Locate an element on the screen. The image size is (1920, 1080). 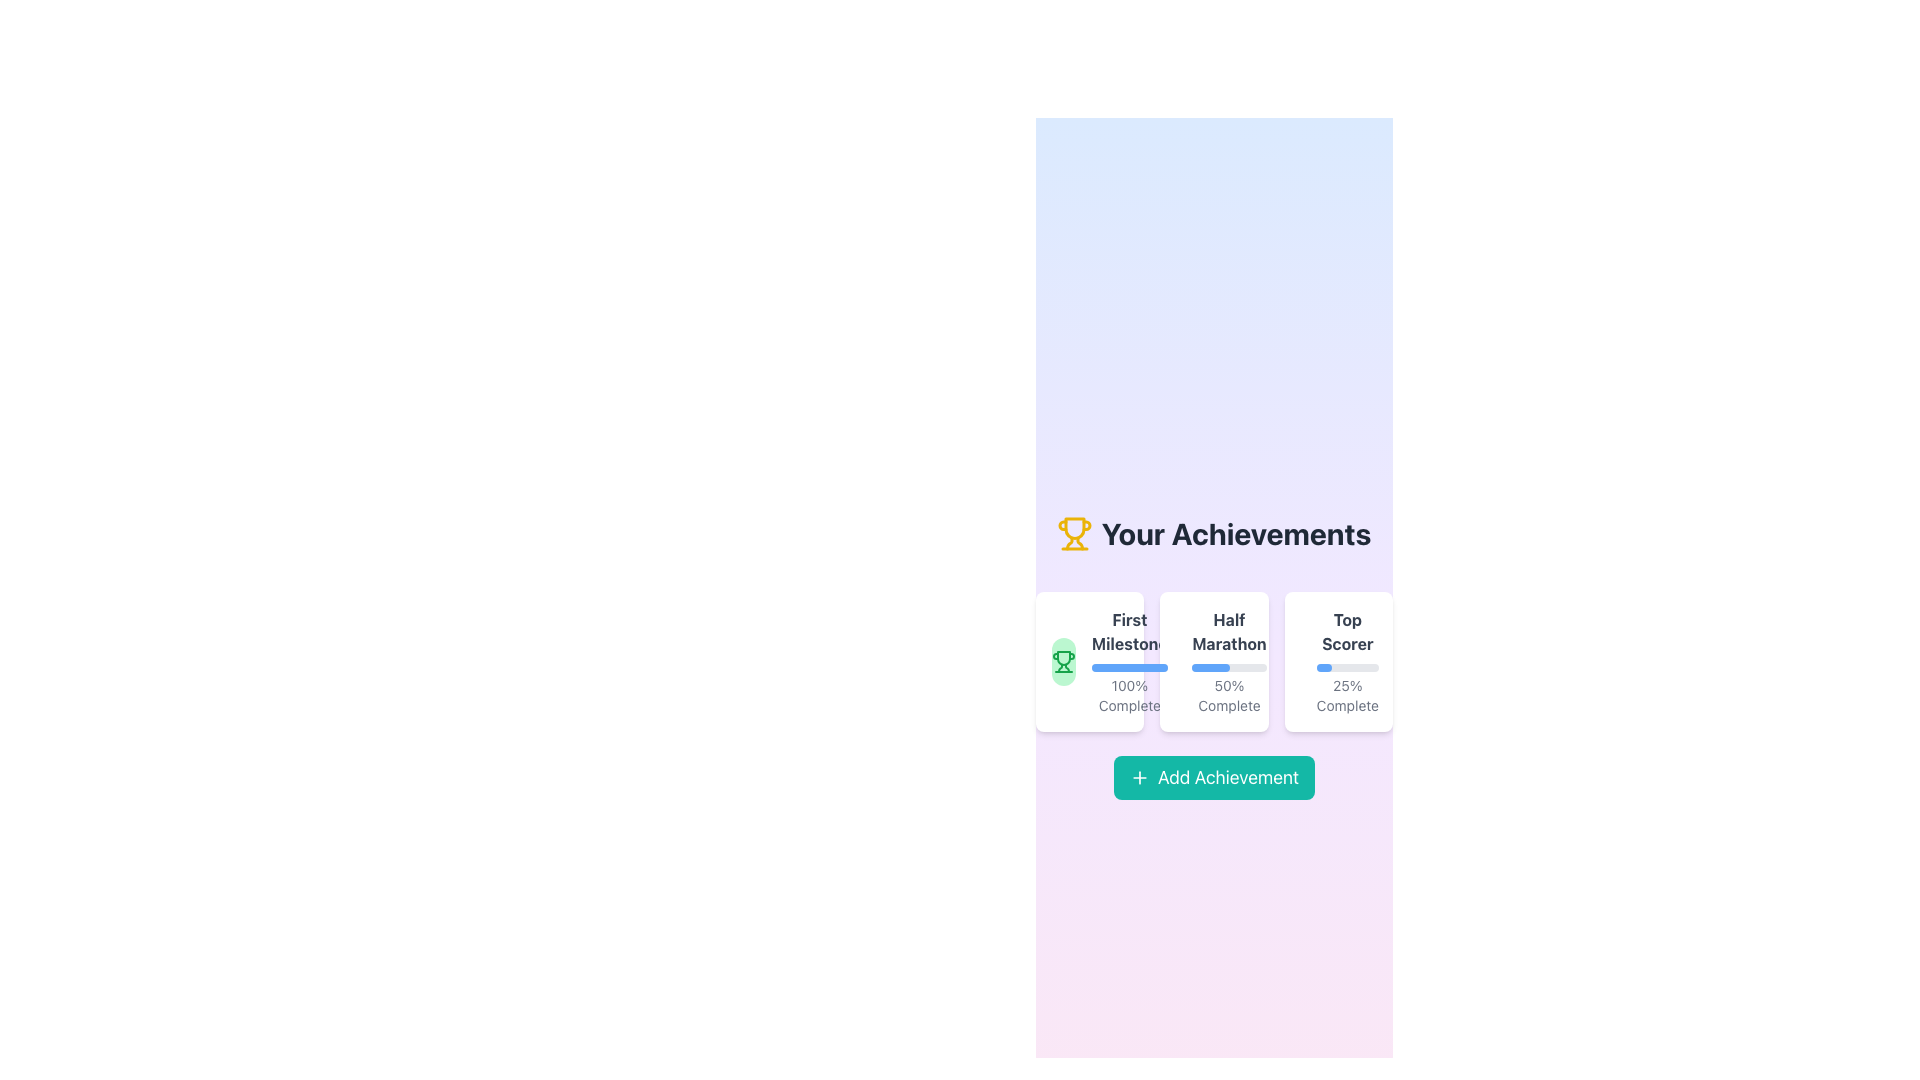
the achievement icon located to the left of the heading 'Your Achievements' is located at coordinates (1074, 532).